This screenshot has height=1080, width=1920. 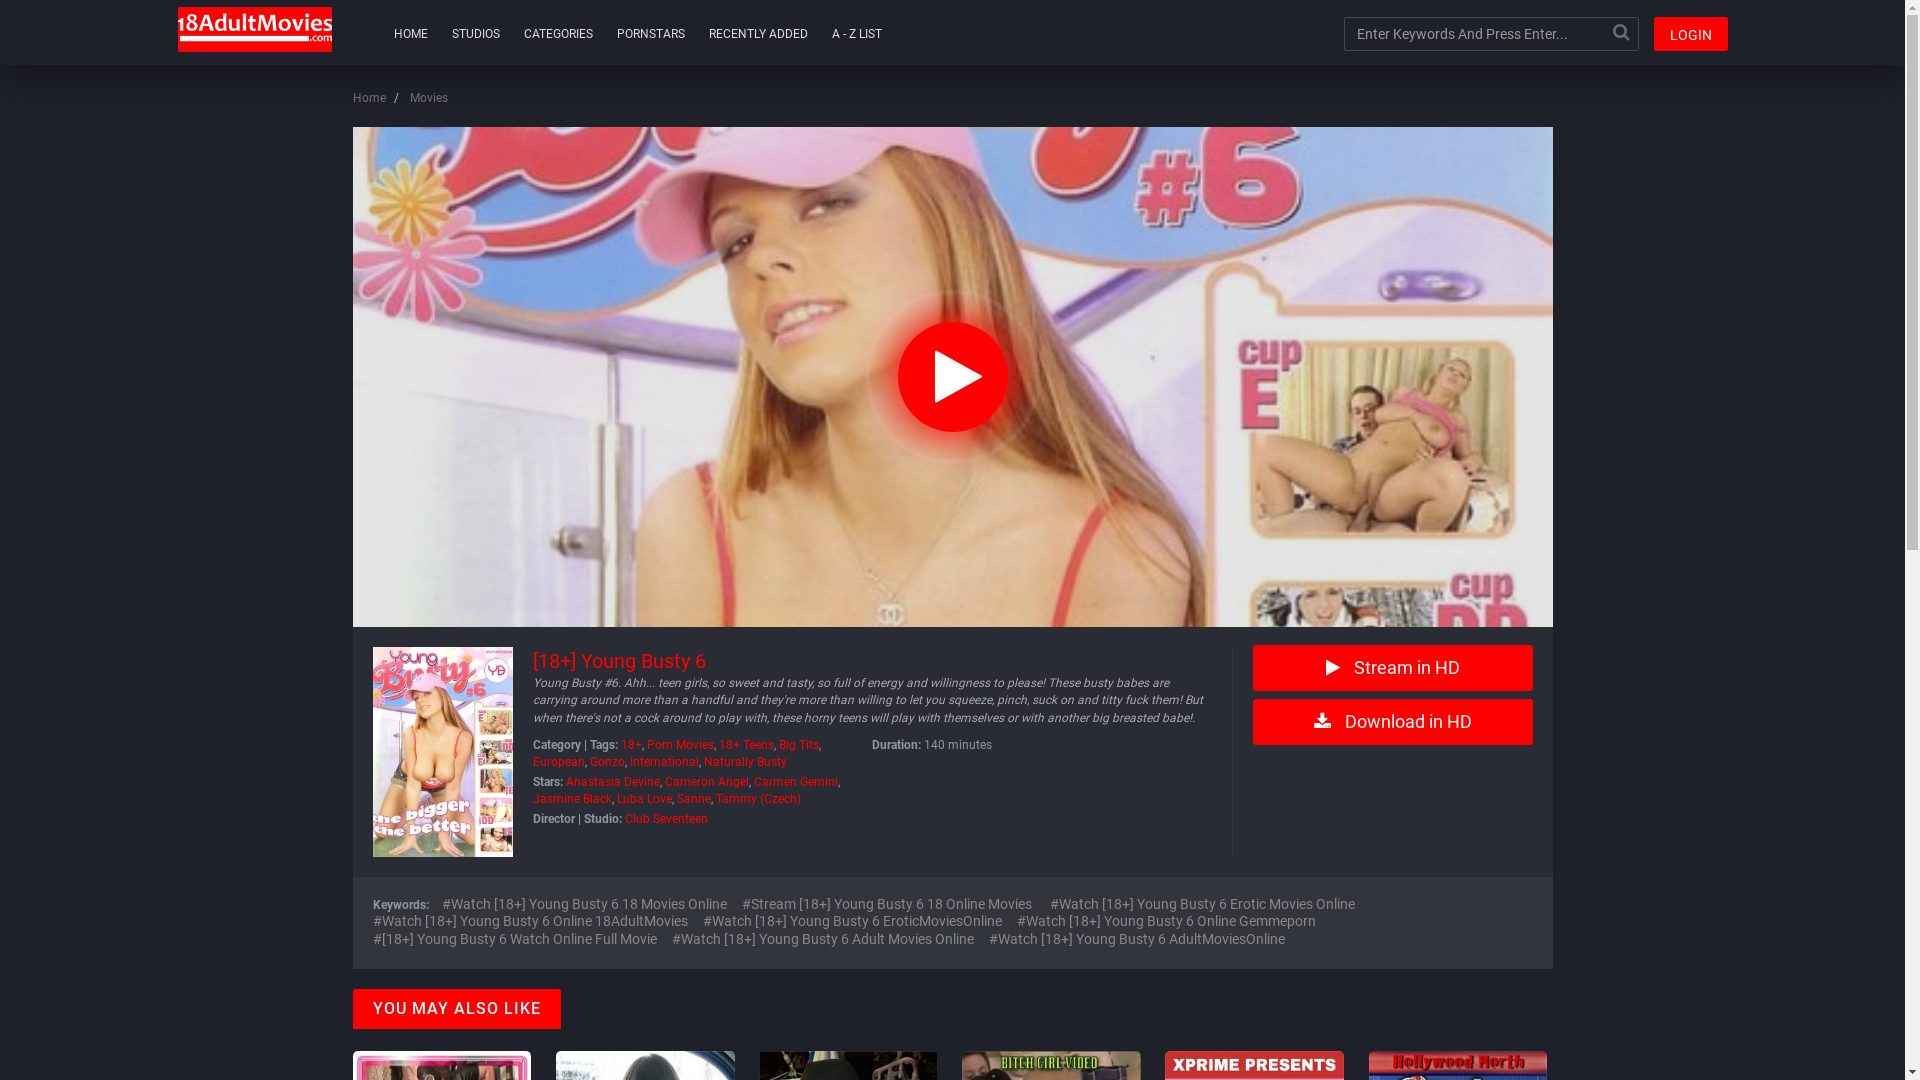 What do you see at coordinates (665, 818) in the screenshot?
I see `'Club Seventeen'` at bounding box center [665, 818].